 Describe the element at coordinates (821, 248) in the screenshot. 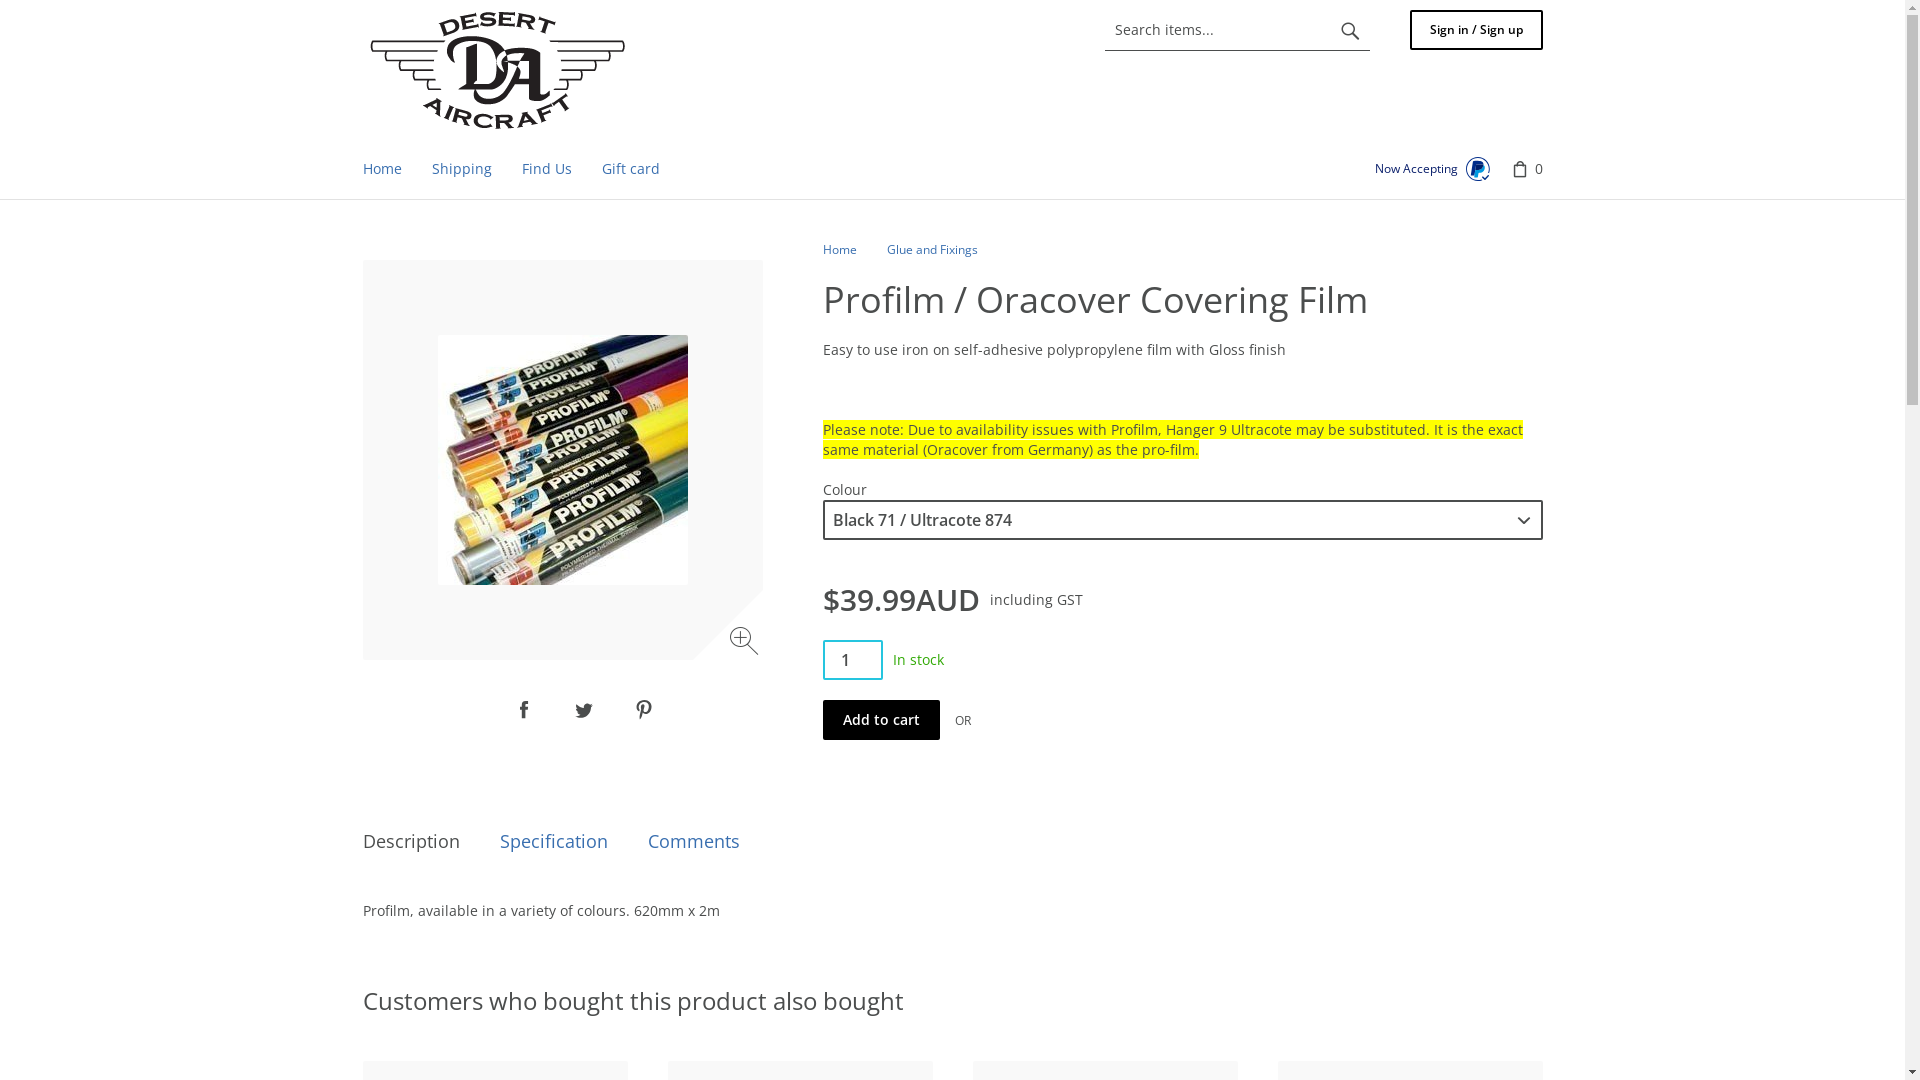

I see `'Home'` at that location.